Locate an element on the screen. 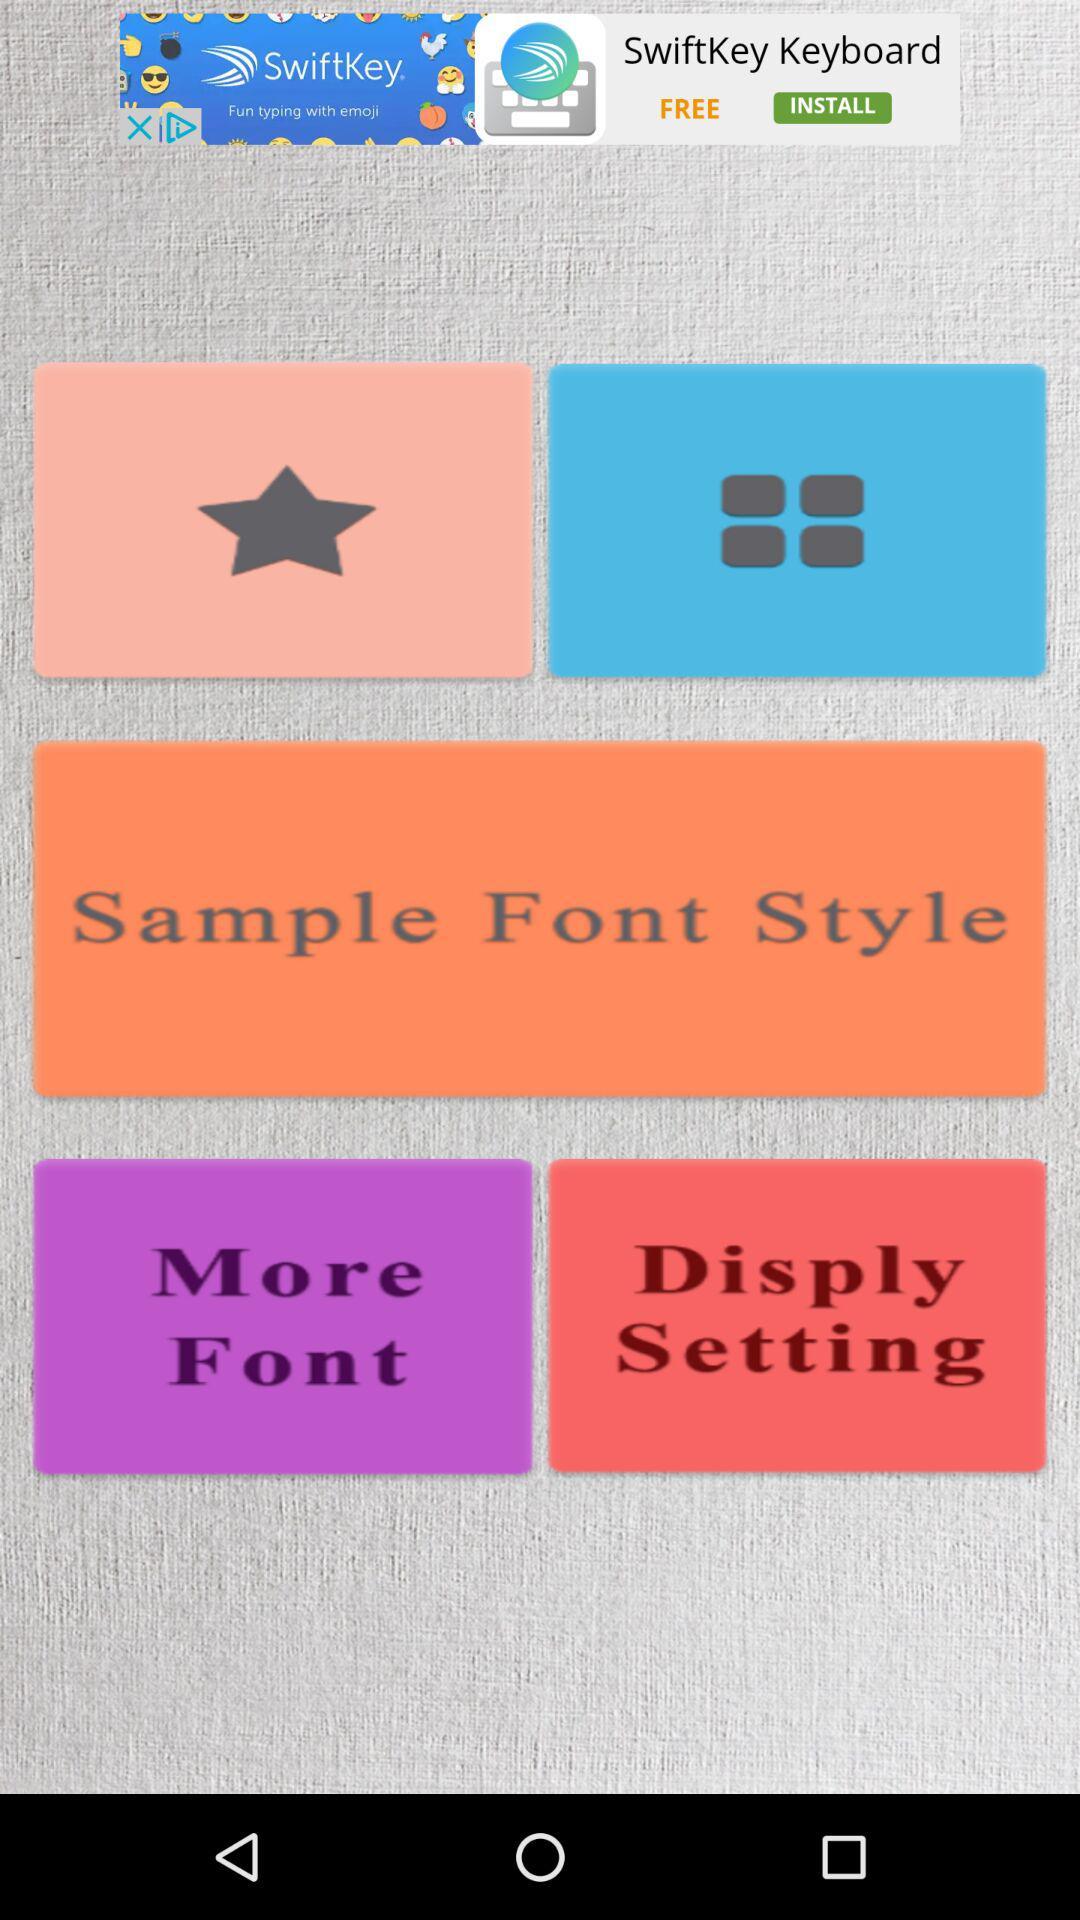 This screenshot has height=1920, width=1080. see more fonts is located at coordinates (283, 1321).